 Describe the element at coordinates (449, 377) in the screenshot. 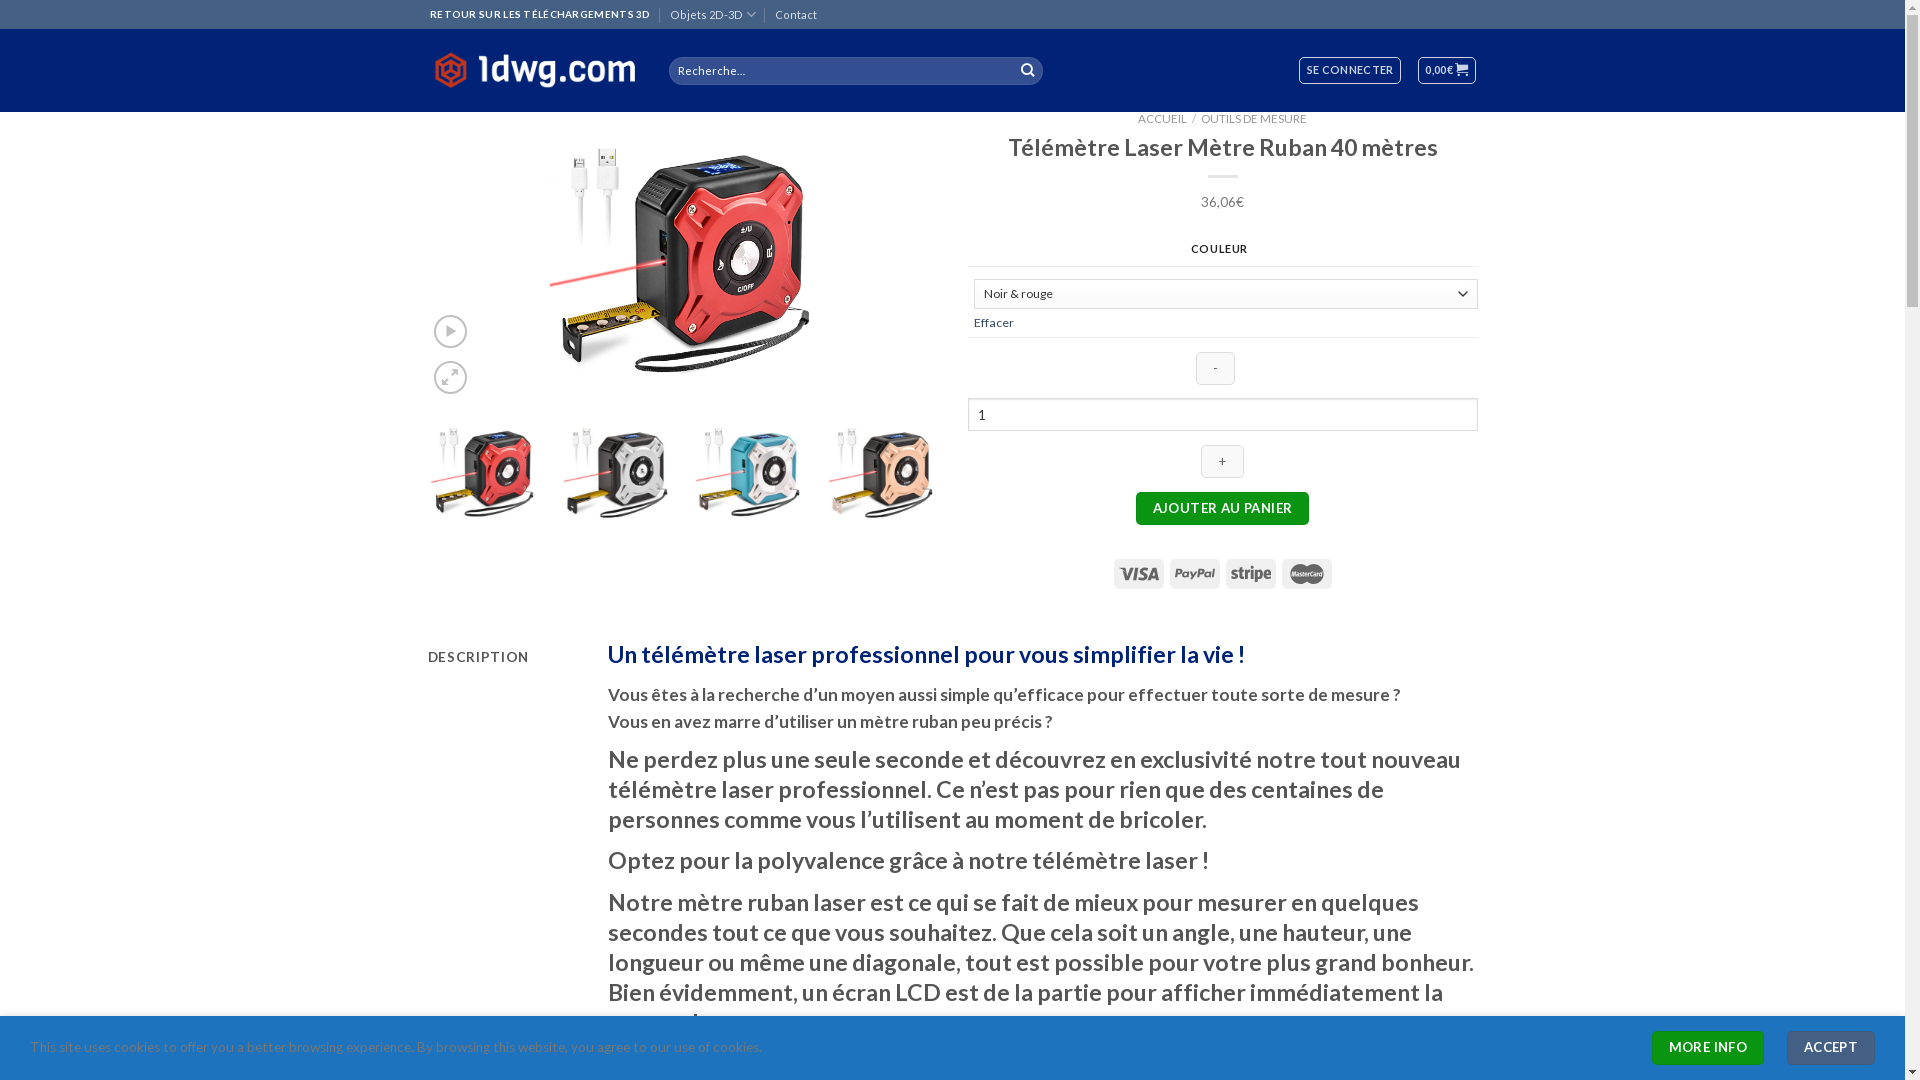

I see `'Zoom'` at that location.